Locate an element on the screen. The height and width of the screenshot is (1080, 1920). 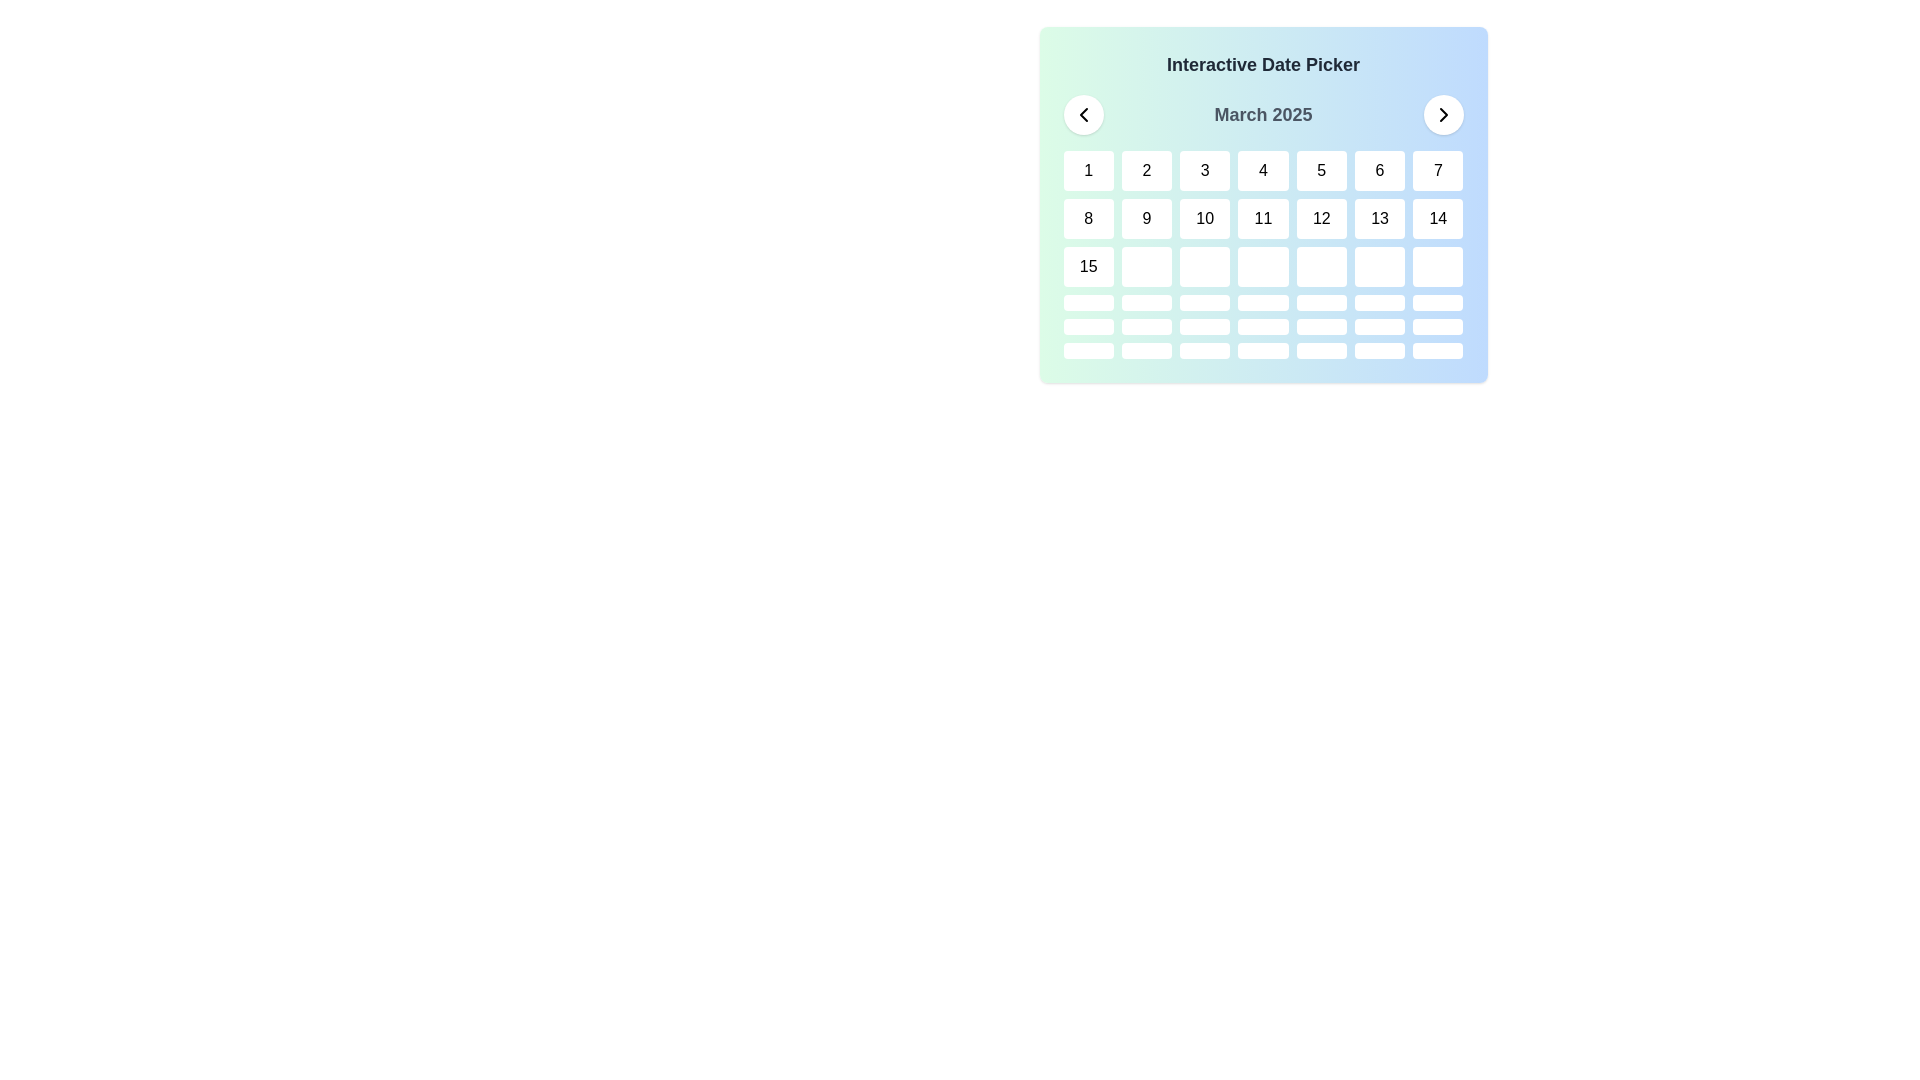
the seventh button in the fourth row of the calendar date picker interface is located at coordinates (1437, 303).